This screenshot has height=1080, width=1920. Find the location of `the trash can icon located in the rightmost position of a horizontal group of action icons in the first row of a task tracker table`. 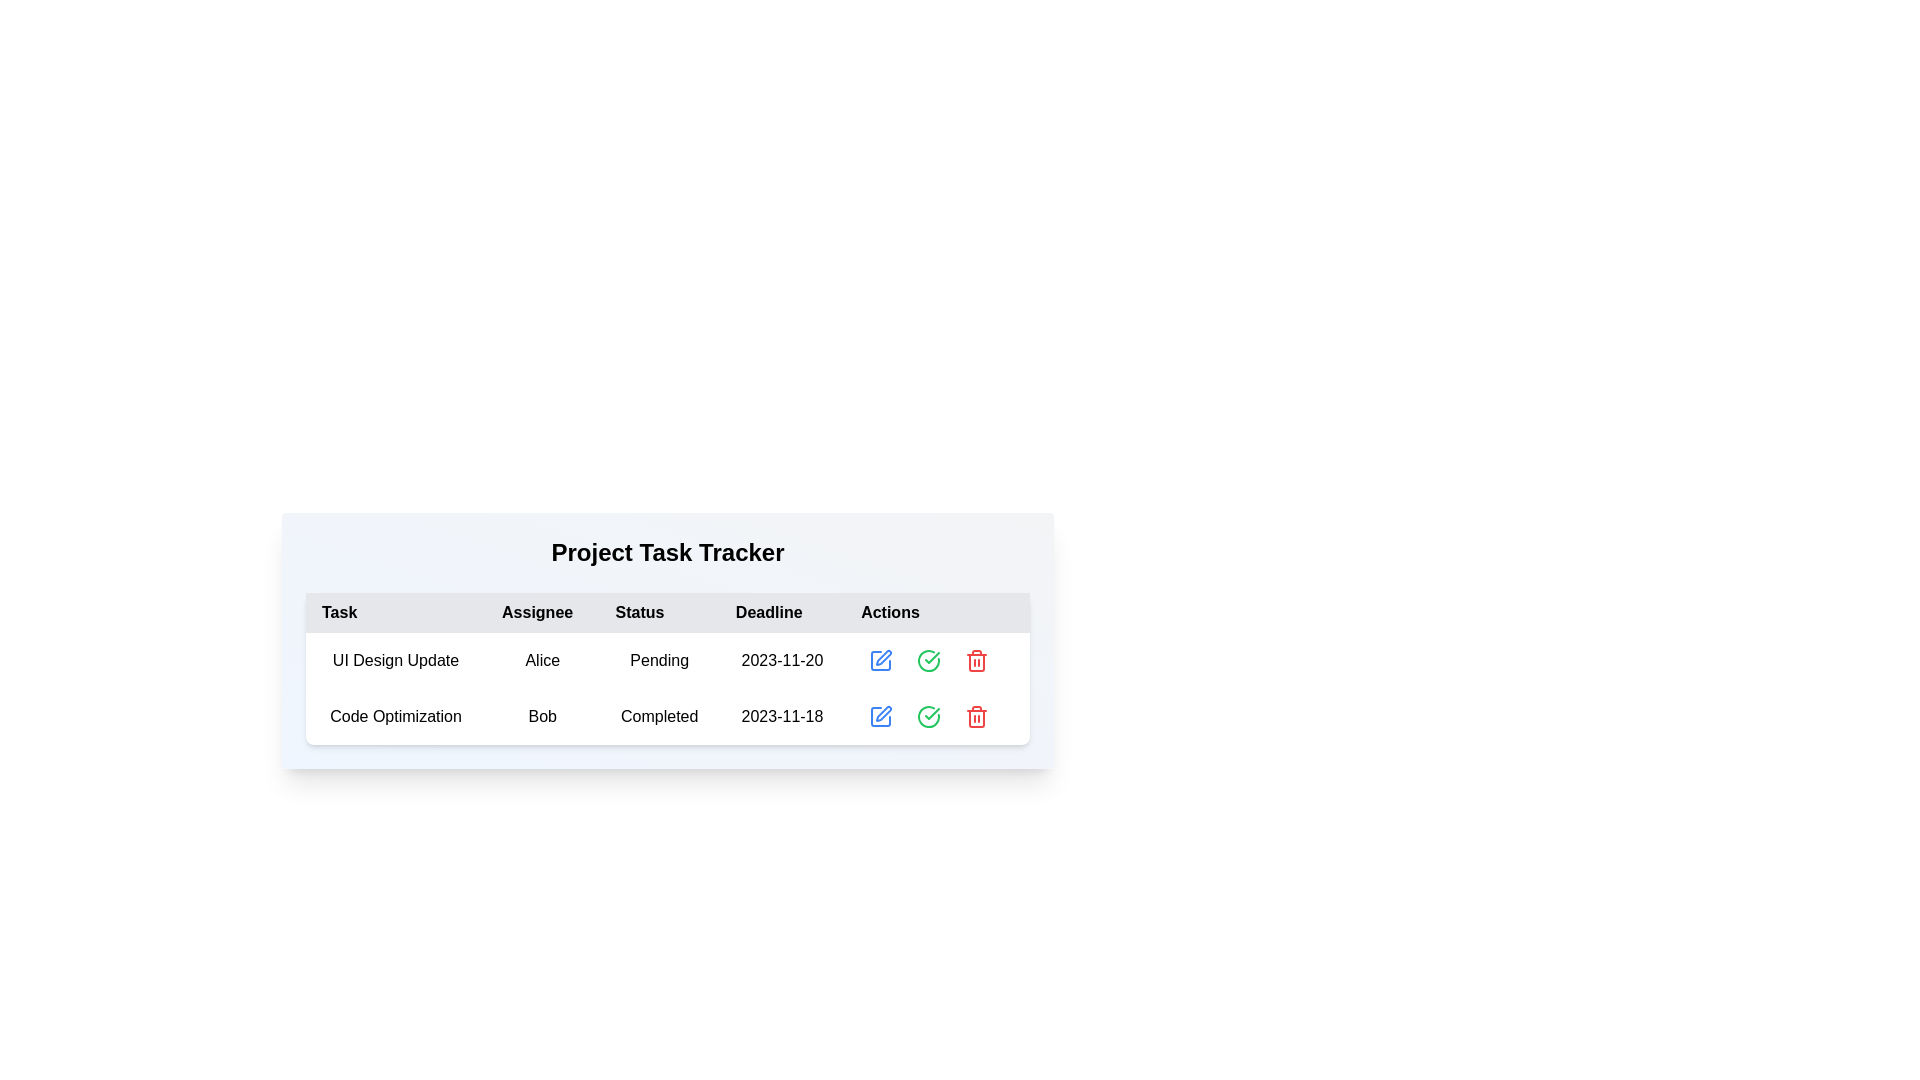

the trash can icon located in the rightmost position of a horizontal group of action icons in the first row of a task tracker table is located at coordinates (977, 660).